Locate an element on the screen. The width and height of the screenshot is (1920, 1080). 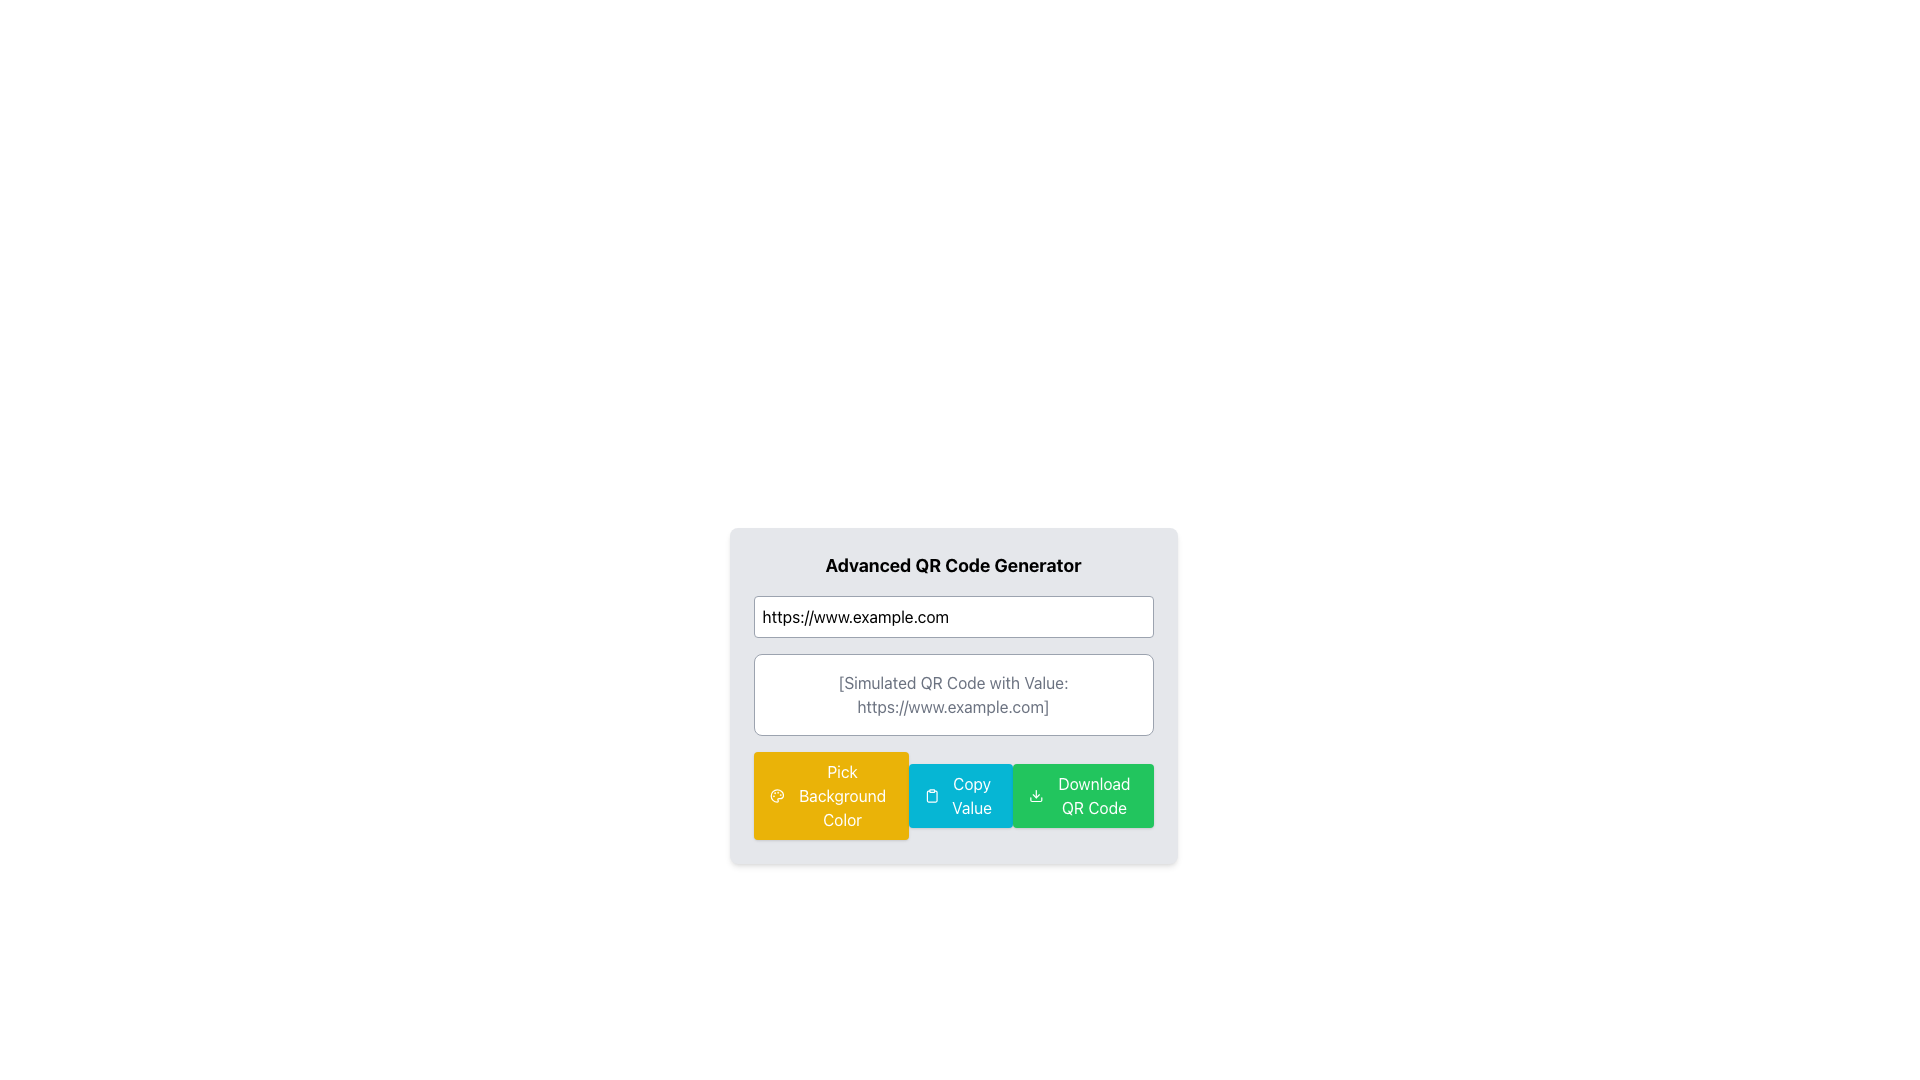
the icon that represents the action of picking or setting a background color, located at the start of the yellow button labeled 'Pick Background Color' is located at coordinates (775, 794).